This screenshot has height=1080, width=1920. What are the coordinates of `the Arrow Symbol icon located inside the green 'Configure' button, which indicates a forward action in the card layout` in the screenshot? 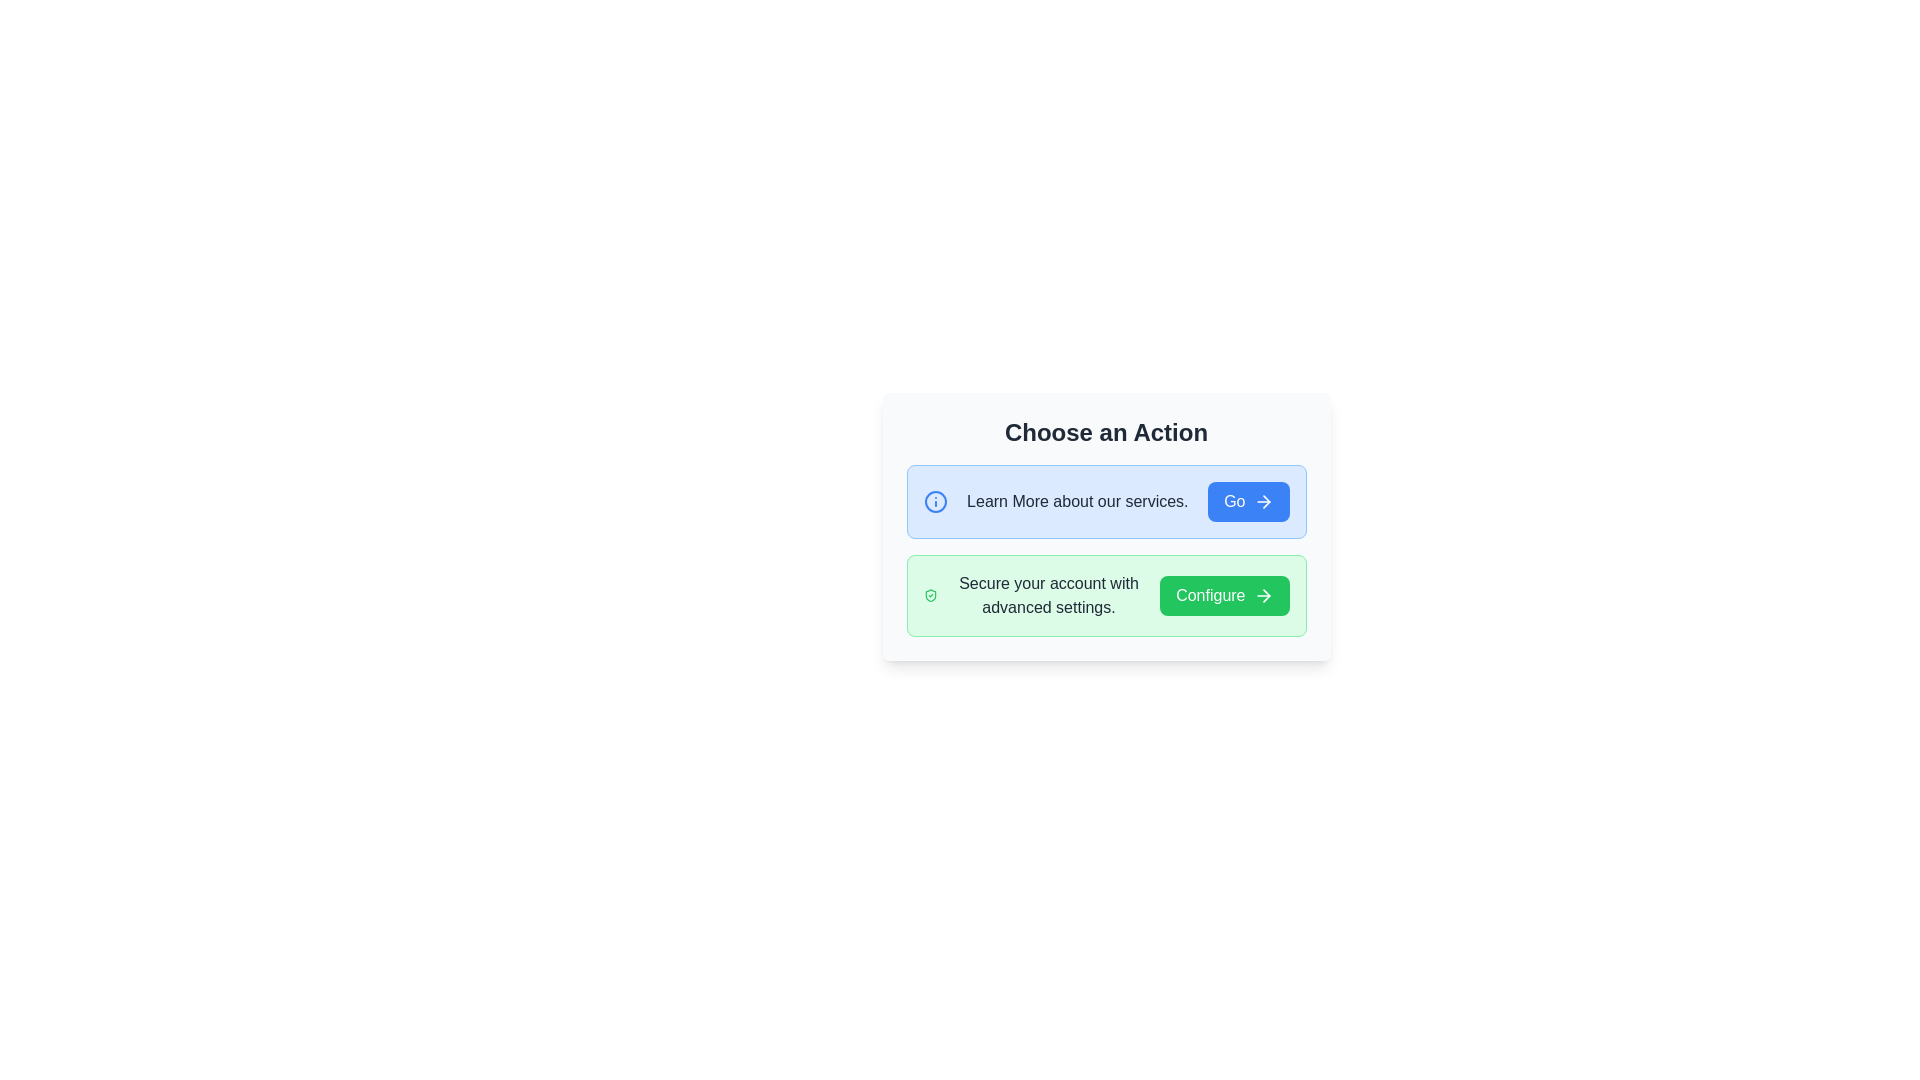 It's located at (1262, 595).